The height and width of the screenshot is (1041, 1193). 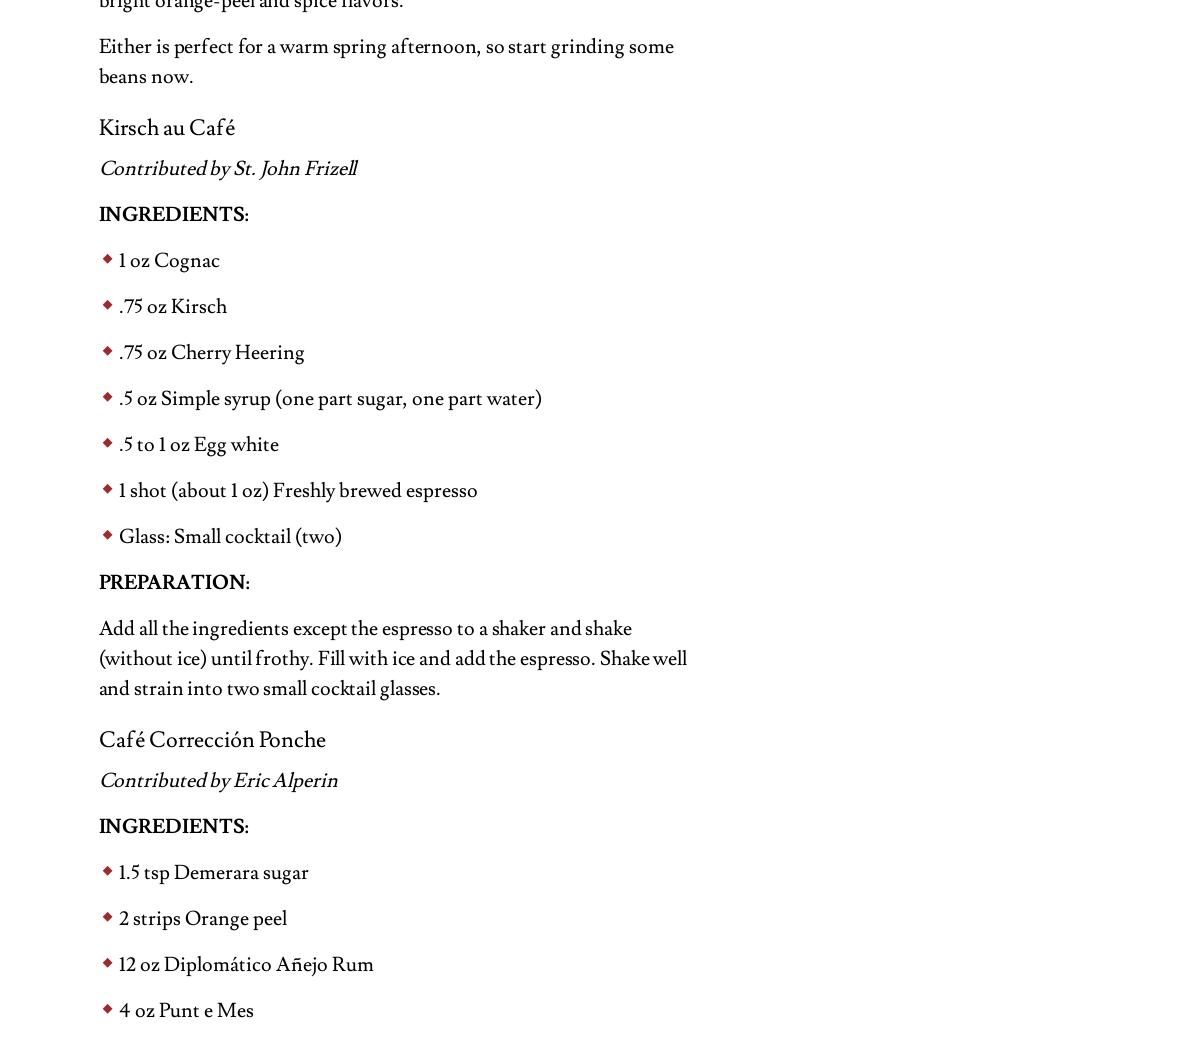 I want to click on '1 oz Cognac', so click(x=117, y=259).